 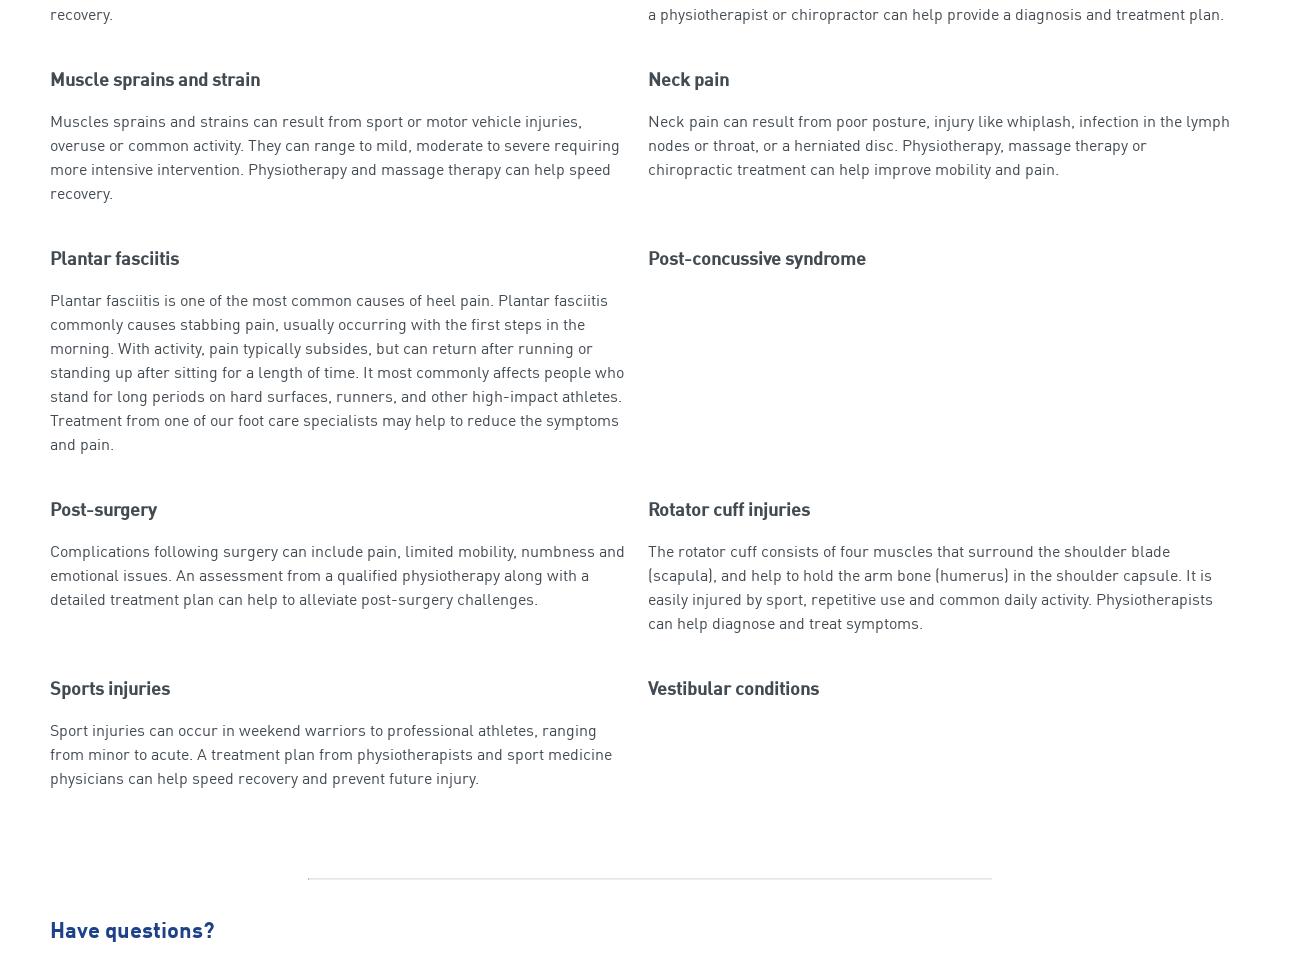 What do you see at coordinates (335, 371) in the screenshot?
I see `'Plantar fasciitis is one of the most common causes of heel pain. Plantar fasciitis commonly causes stabbing pain, usually occurring with the first steps in the morning. With activity, pain typically subsides, but can return after running or standing up after sitting for a length of time. It most commonly affects people who stand for long periods on hard surfaces, runners, and other high-impact athletes. Treatment from one of our foot care specialists may help to reduce the symptoms and pain.'` at bounding box center [335, 371].